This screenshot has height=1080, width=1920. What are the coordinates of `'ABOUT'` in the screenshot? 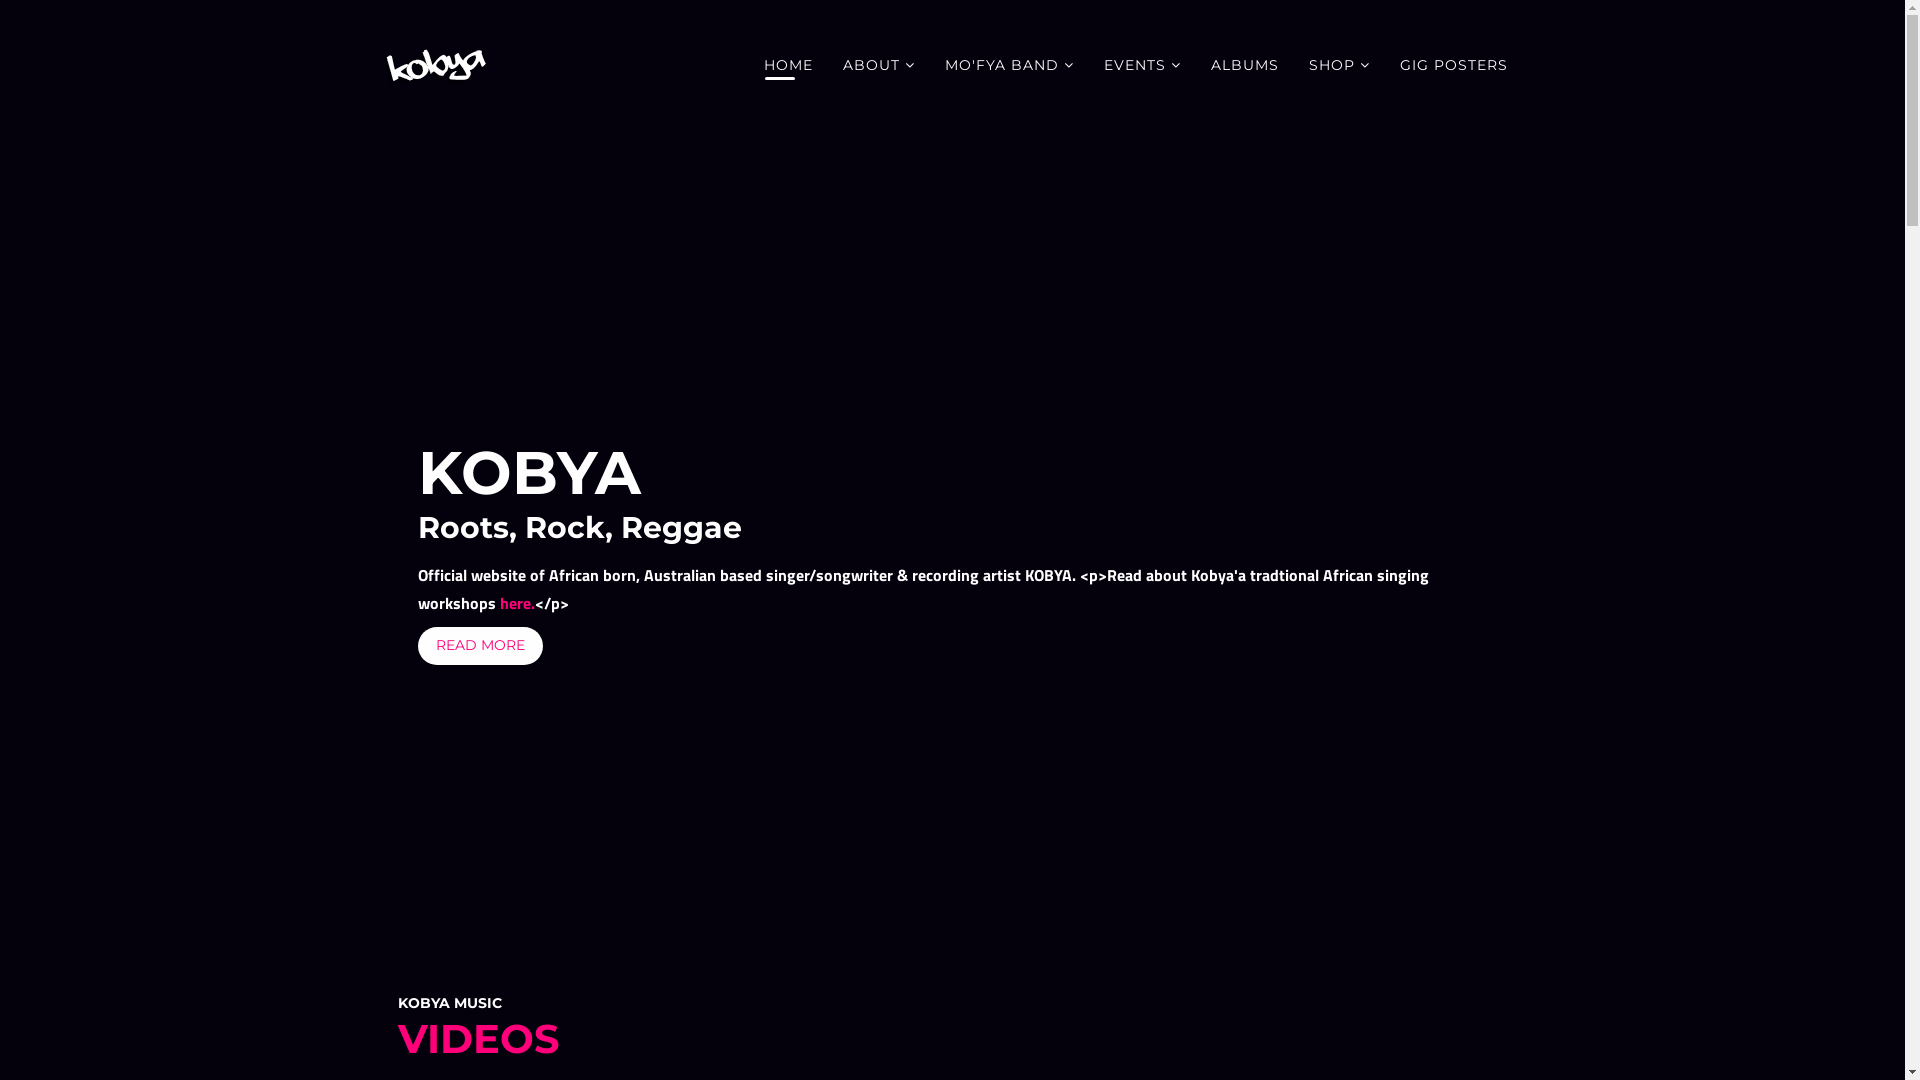 It's located at (878, 64).